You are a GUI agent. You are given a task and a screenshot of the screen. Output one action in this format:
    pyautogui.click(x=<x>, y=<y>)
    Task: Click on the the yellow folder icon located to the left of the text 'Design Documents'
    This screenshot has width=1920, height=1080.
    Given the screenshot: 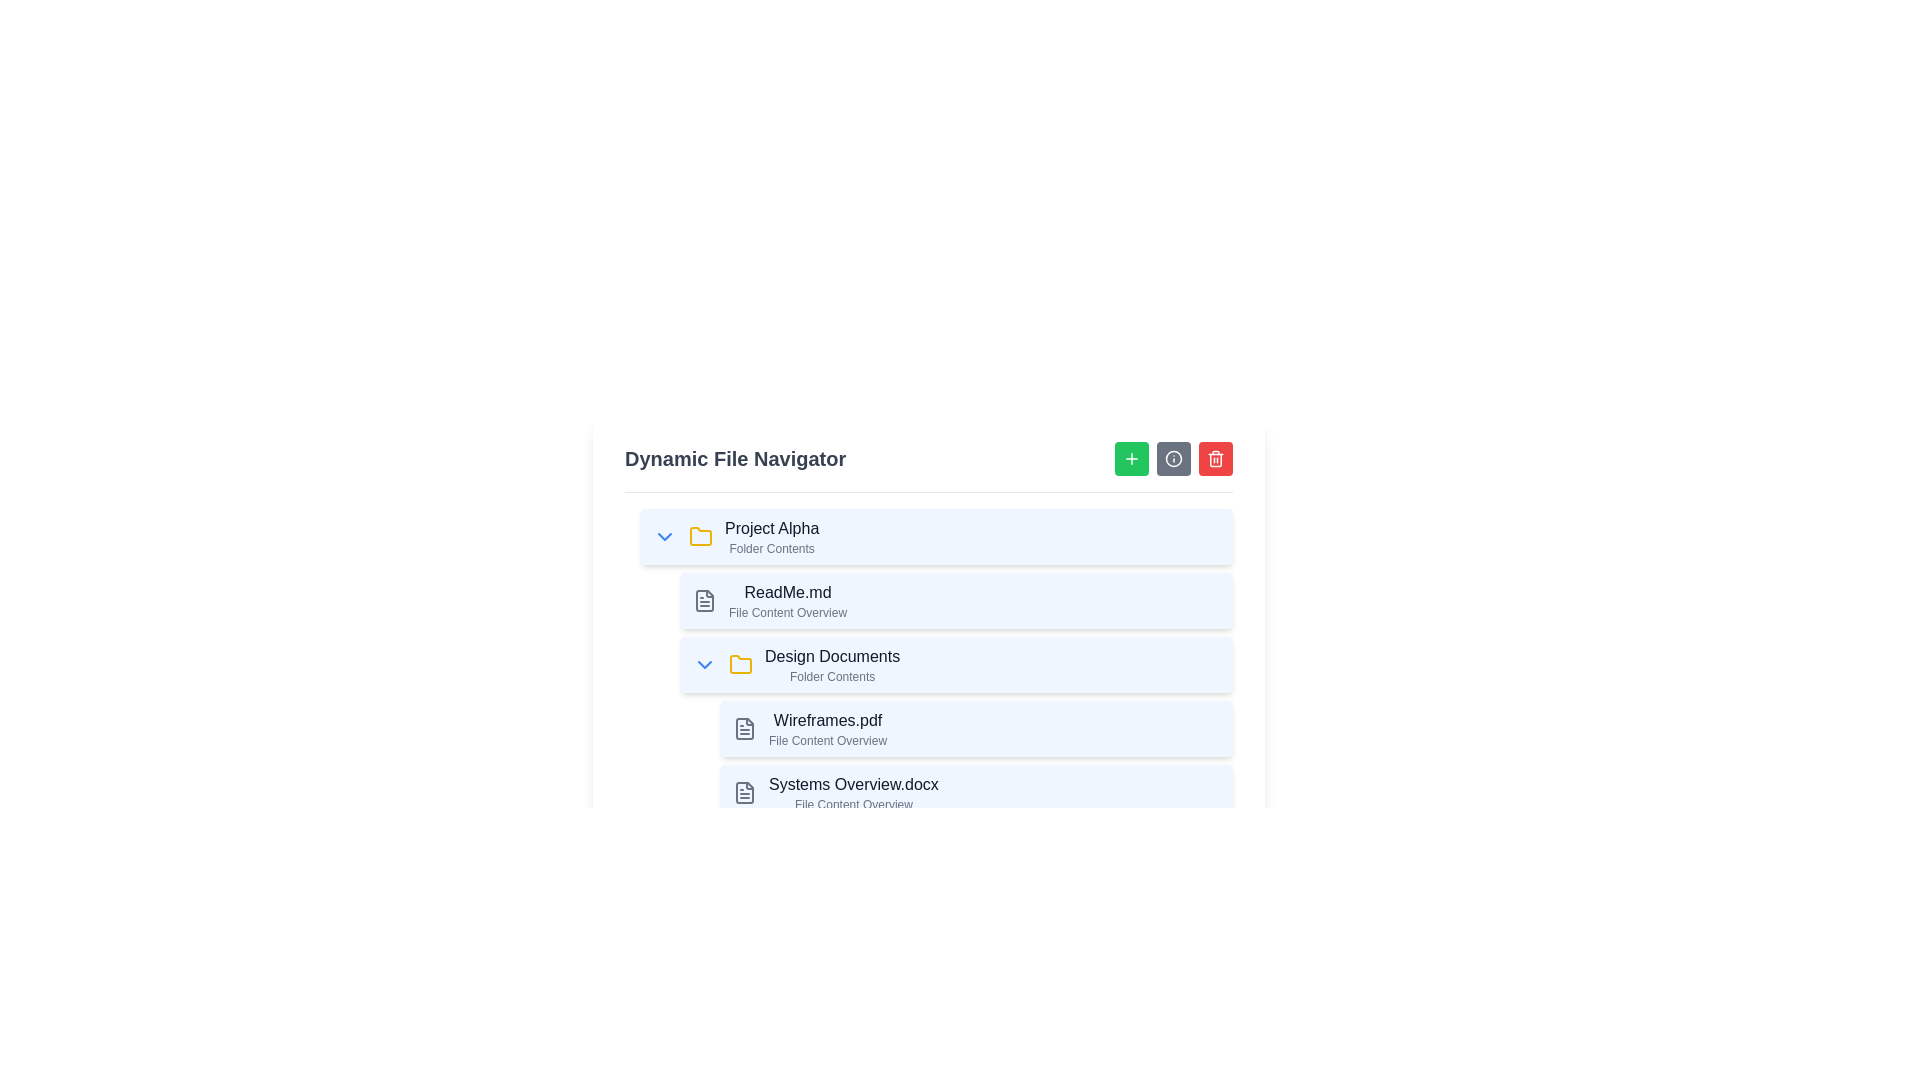 What is the action you would take?
    pyautogui.click(x=739, y=663)
    